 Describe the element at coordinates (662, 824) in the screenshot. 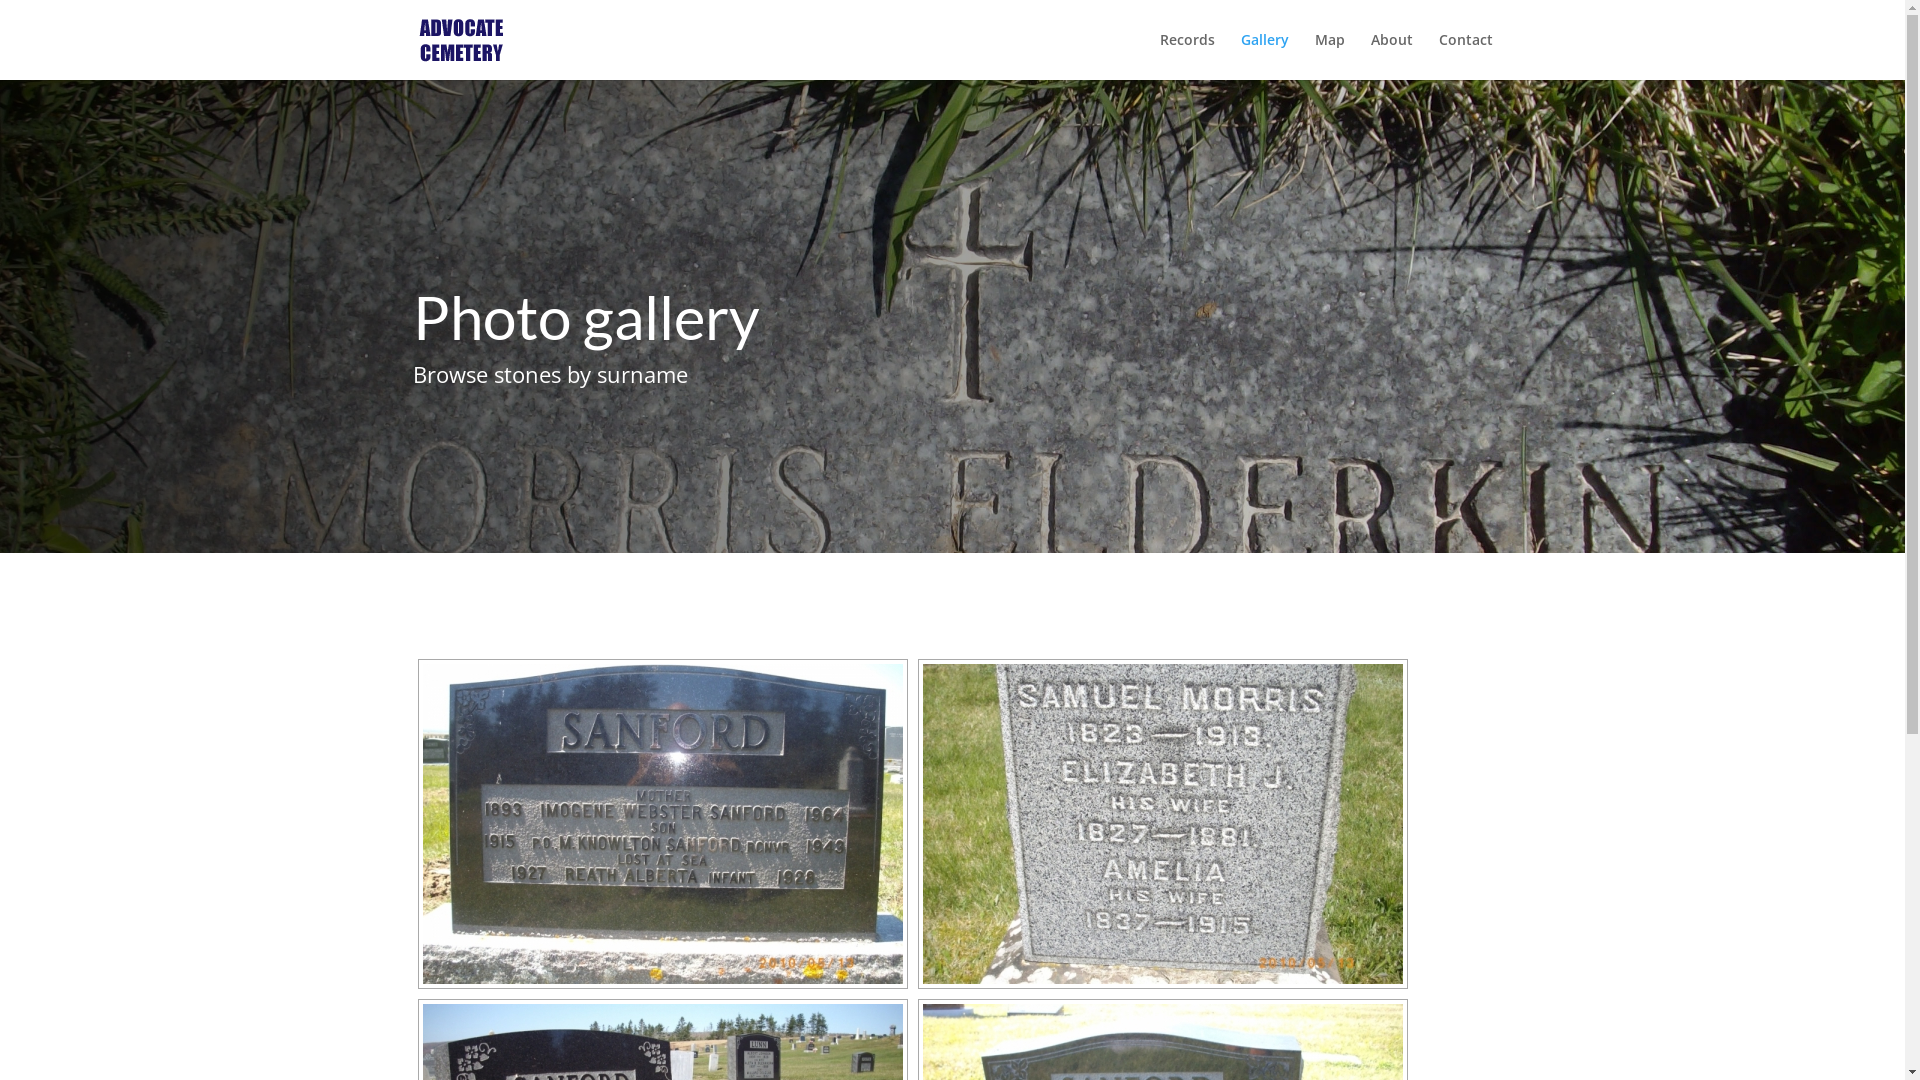

I see `'IMGP0789 (Large)'` at that location.